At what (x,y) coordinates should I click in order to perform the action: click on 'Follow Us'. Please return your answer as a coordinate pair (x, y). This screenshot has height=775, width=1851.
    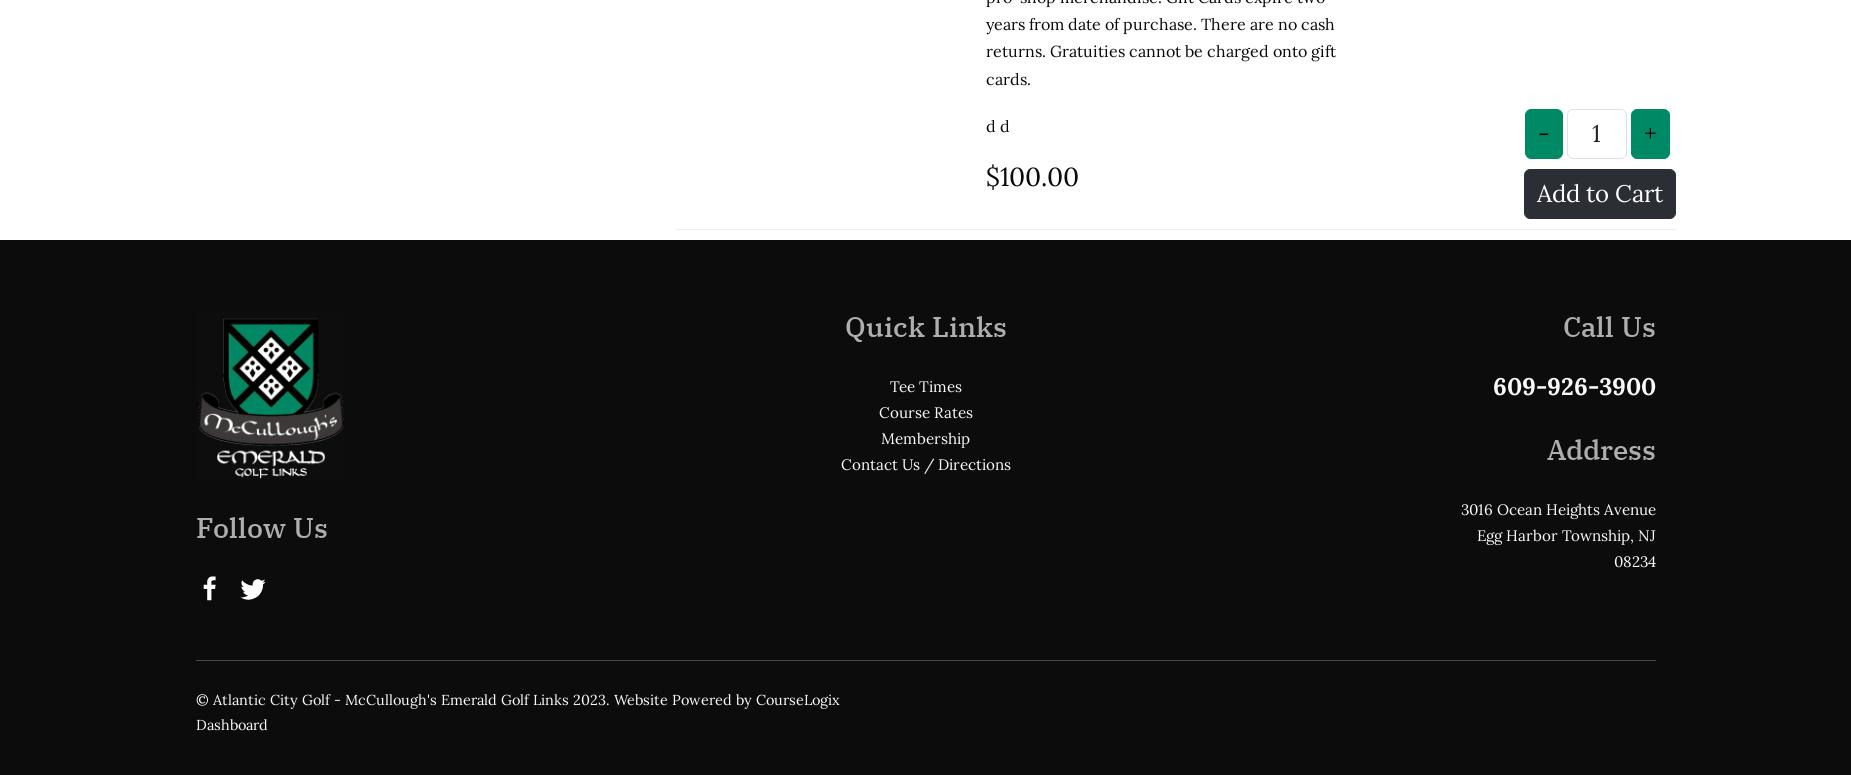
    Looking at the image, I should click on (193, 362).